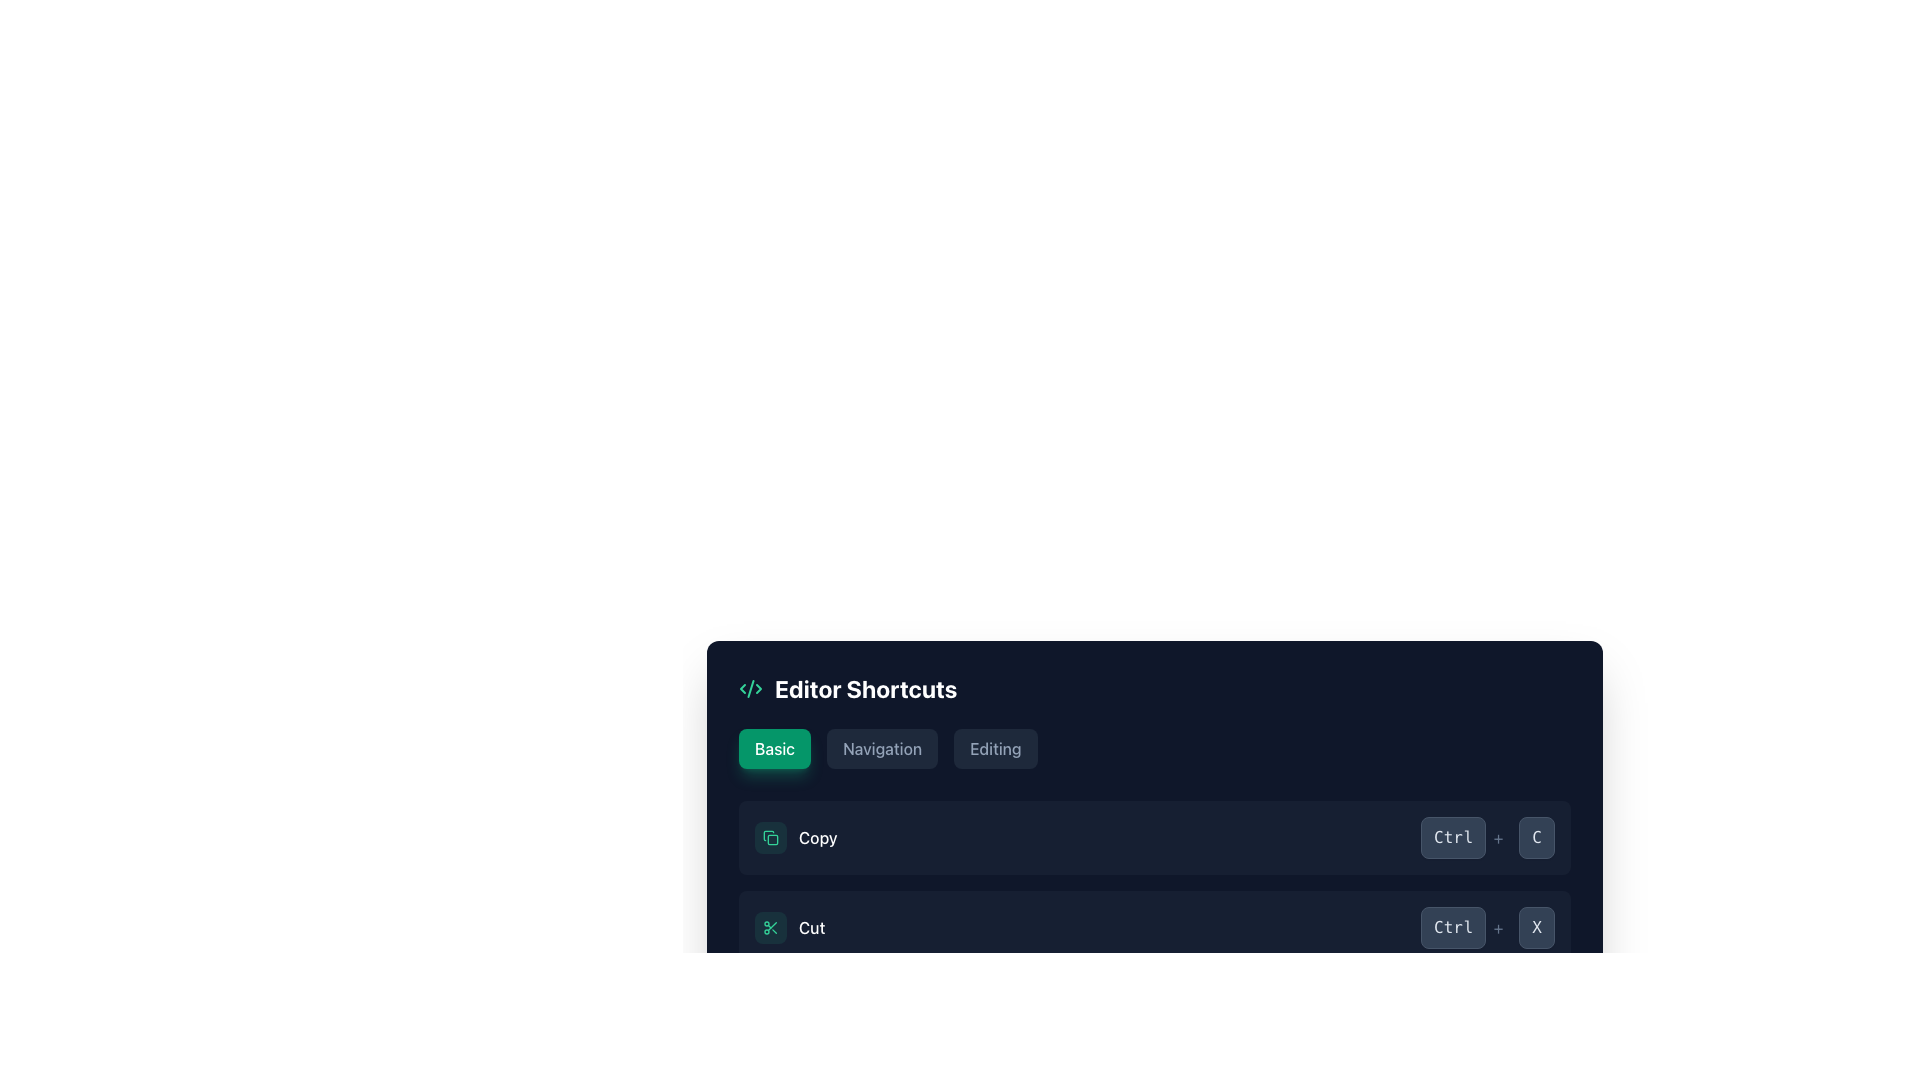  I want to click on the scissors icon button located to the left of the 'Cut' text label within the 'Editor Shortcuts' section, so click(770, 928).